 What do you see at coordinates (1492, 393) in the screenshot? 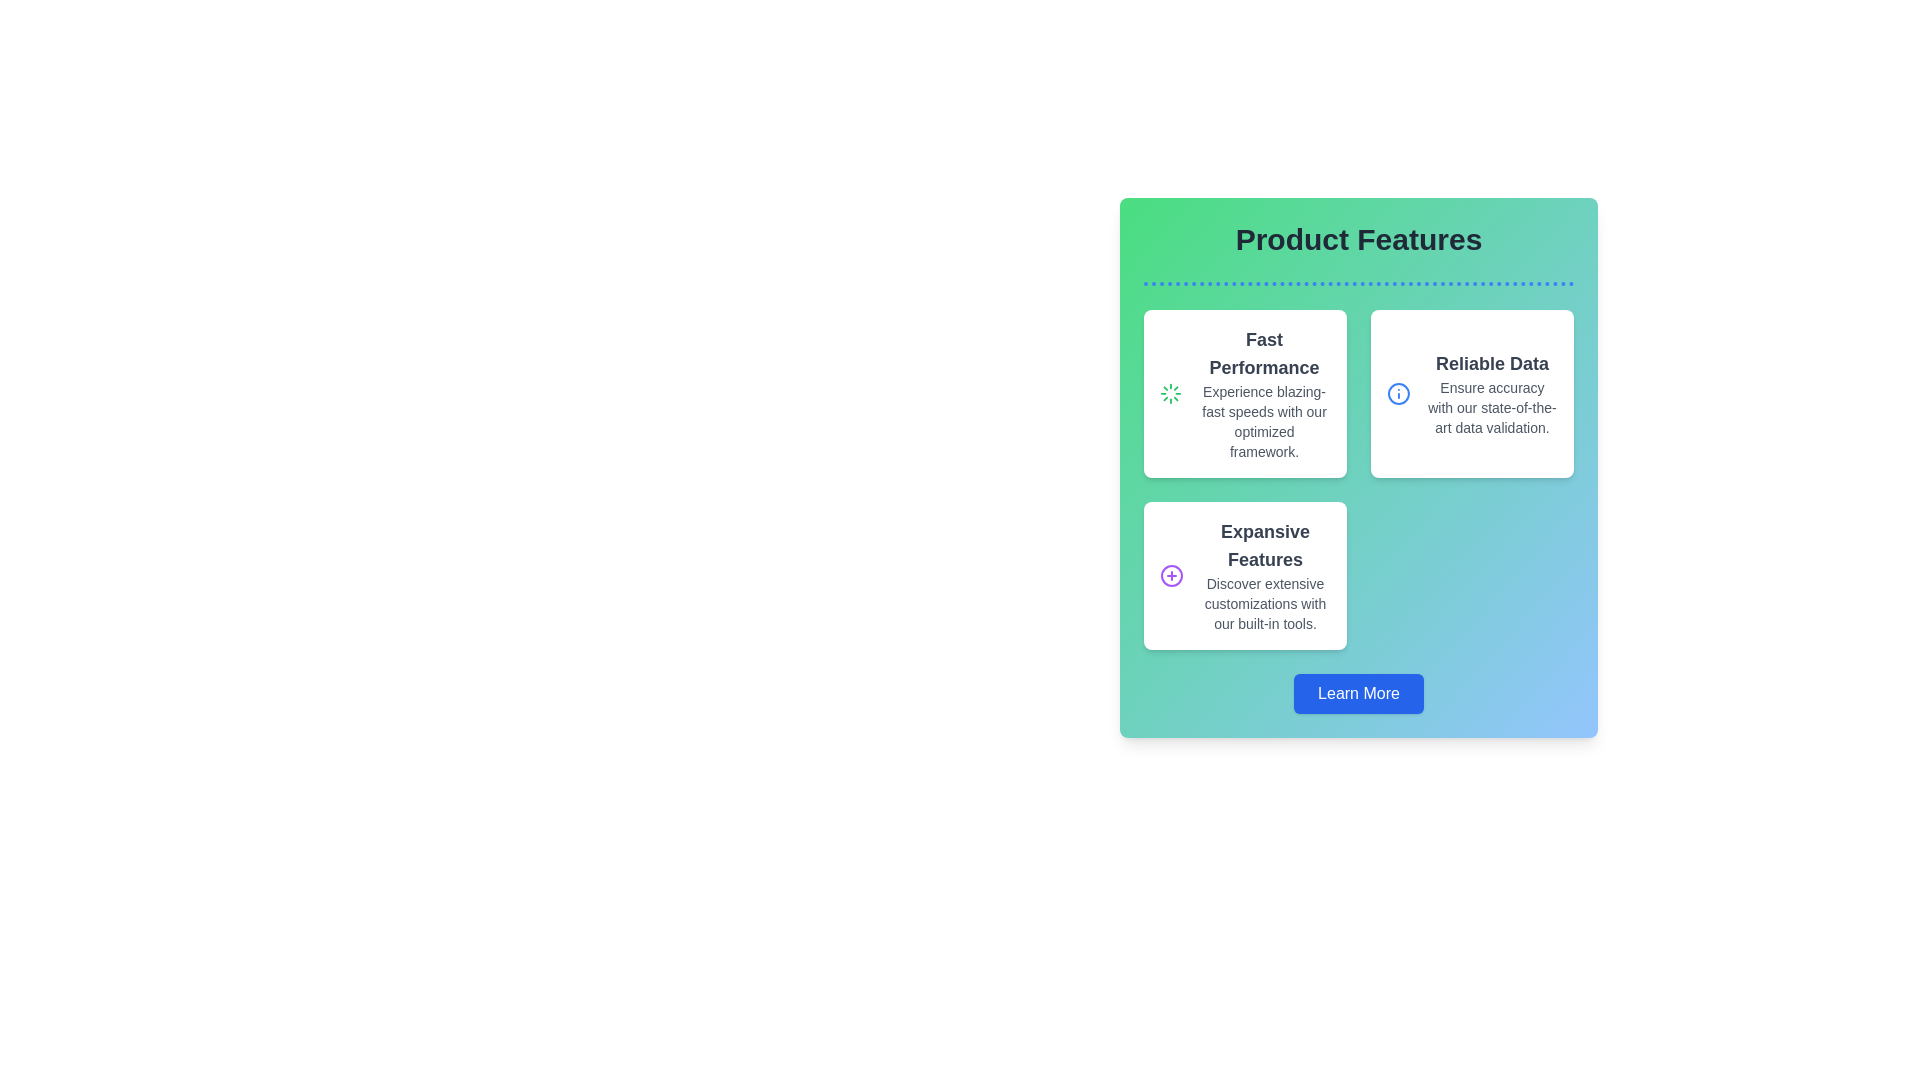
I see `text content of the information display Text block located in the top-right quadrant of the 'Product Features' section of the card-style layout` at bounding box center [1492, 393].